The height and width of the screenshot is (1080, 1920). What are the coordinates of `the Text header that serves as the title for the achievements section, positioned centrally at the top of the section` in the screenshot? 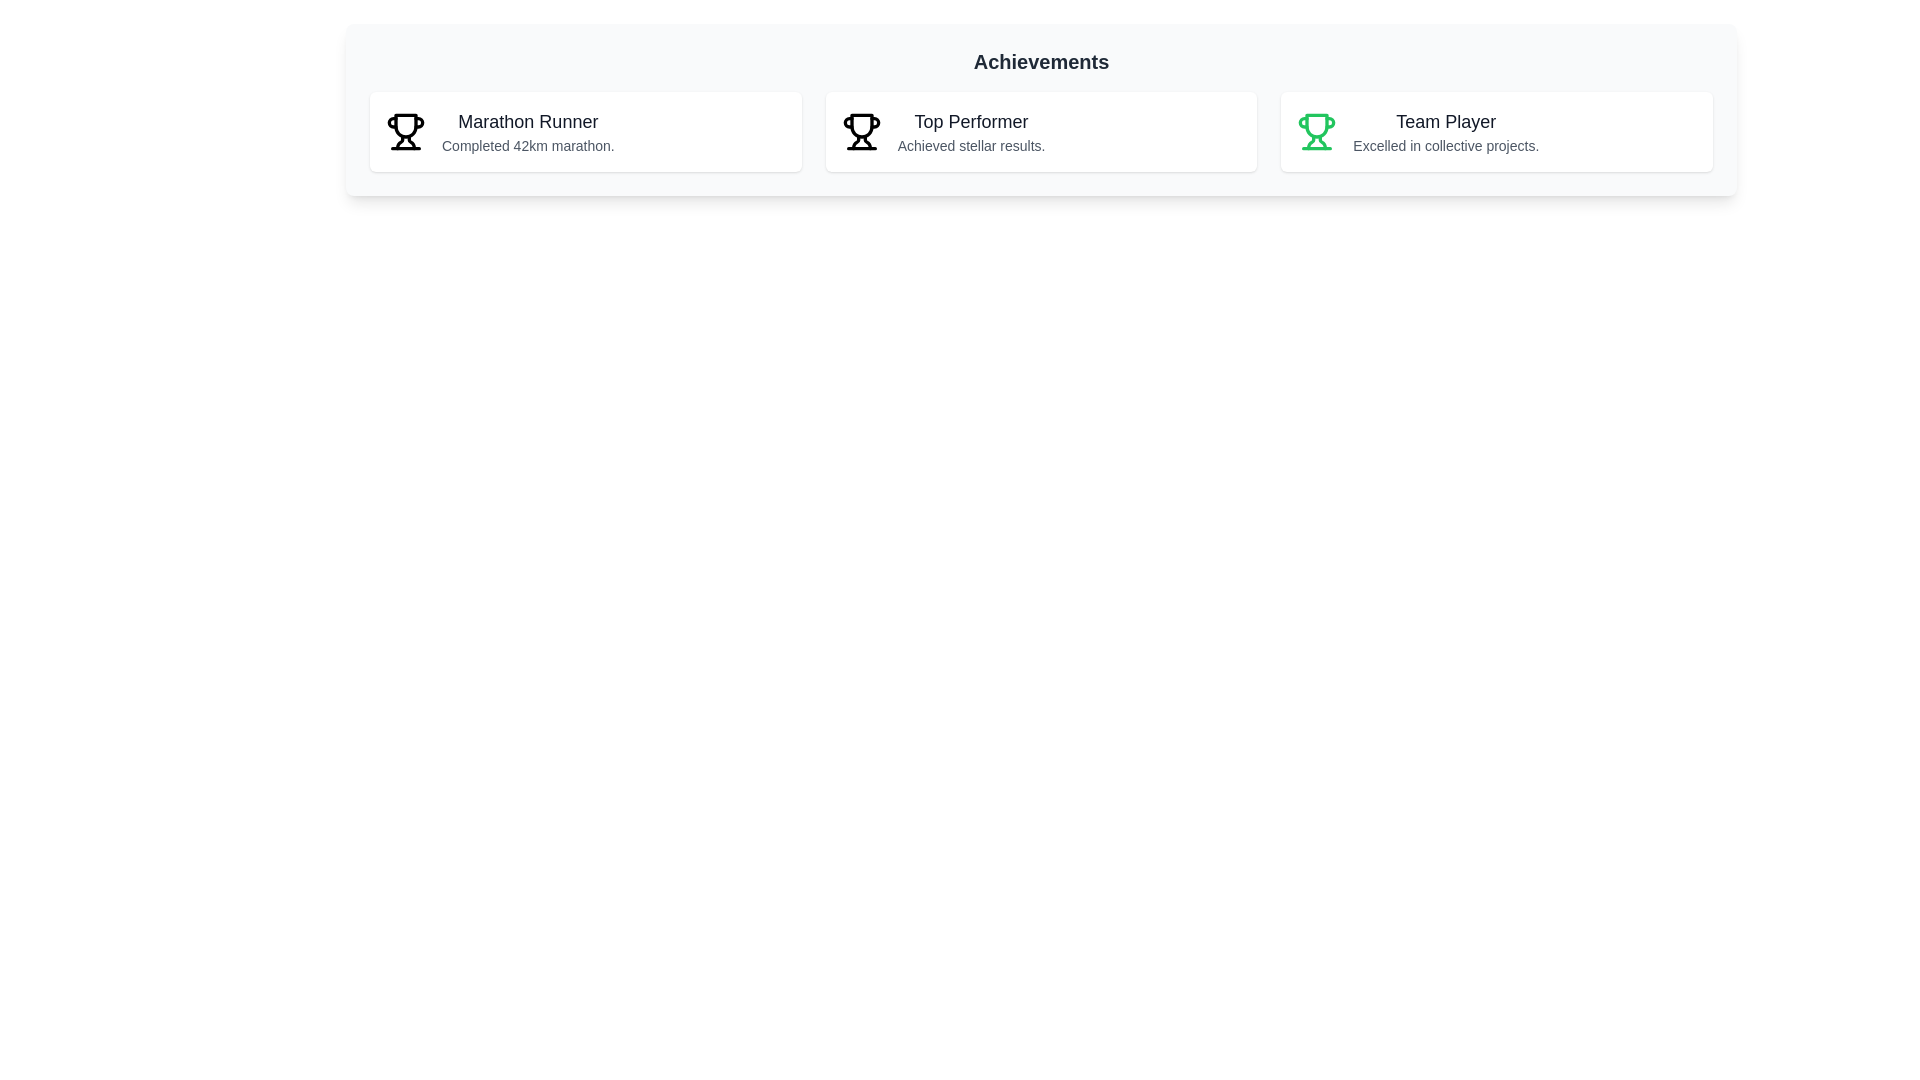 It's located at (1040, 60).